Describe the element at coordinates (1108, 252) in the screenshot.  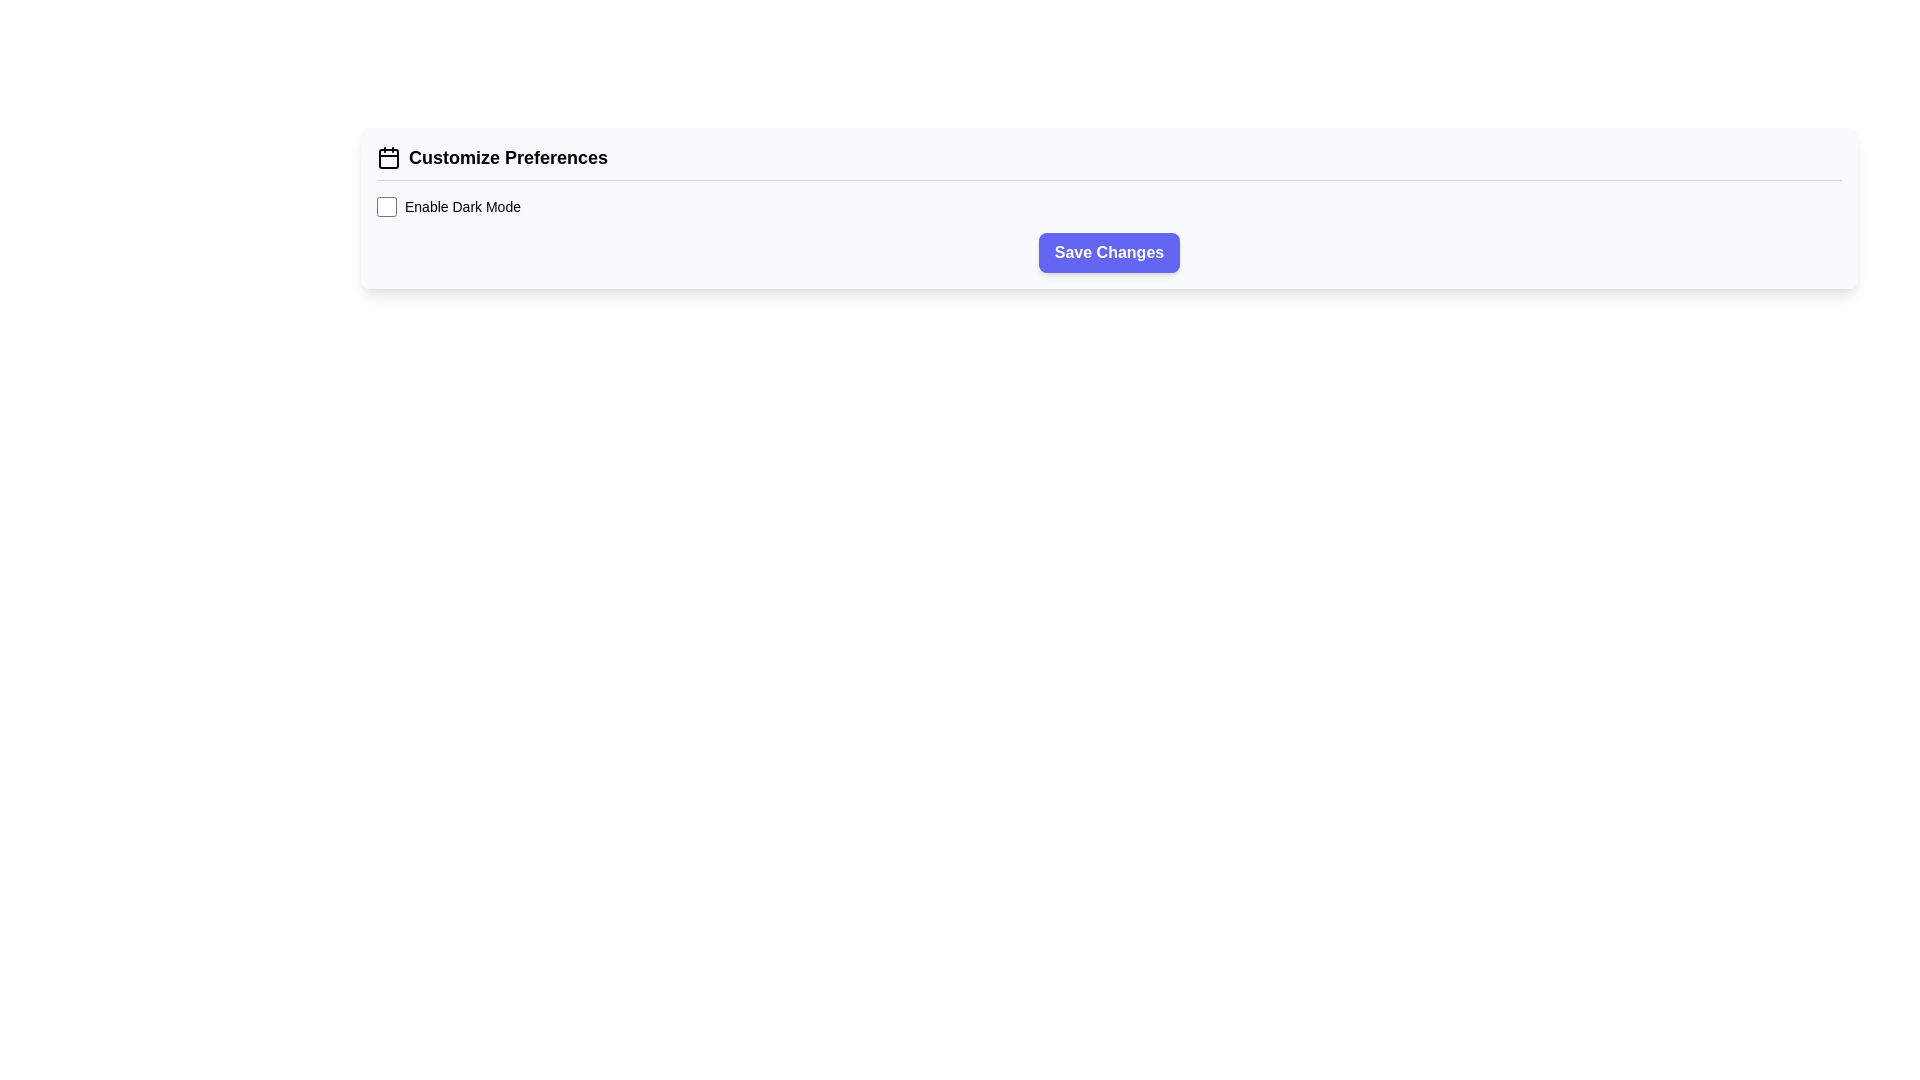
I see `the save changes button located below the 'Enable Dark Mode' toggle option` at that location.